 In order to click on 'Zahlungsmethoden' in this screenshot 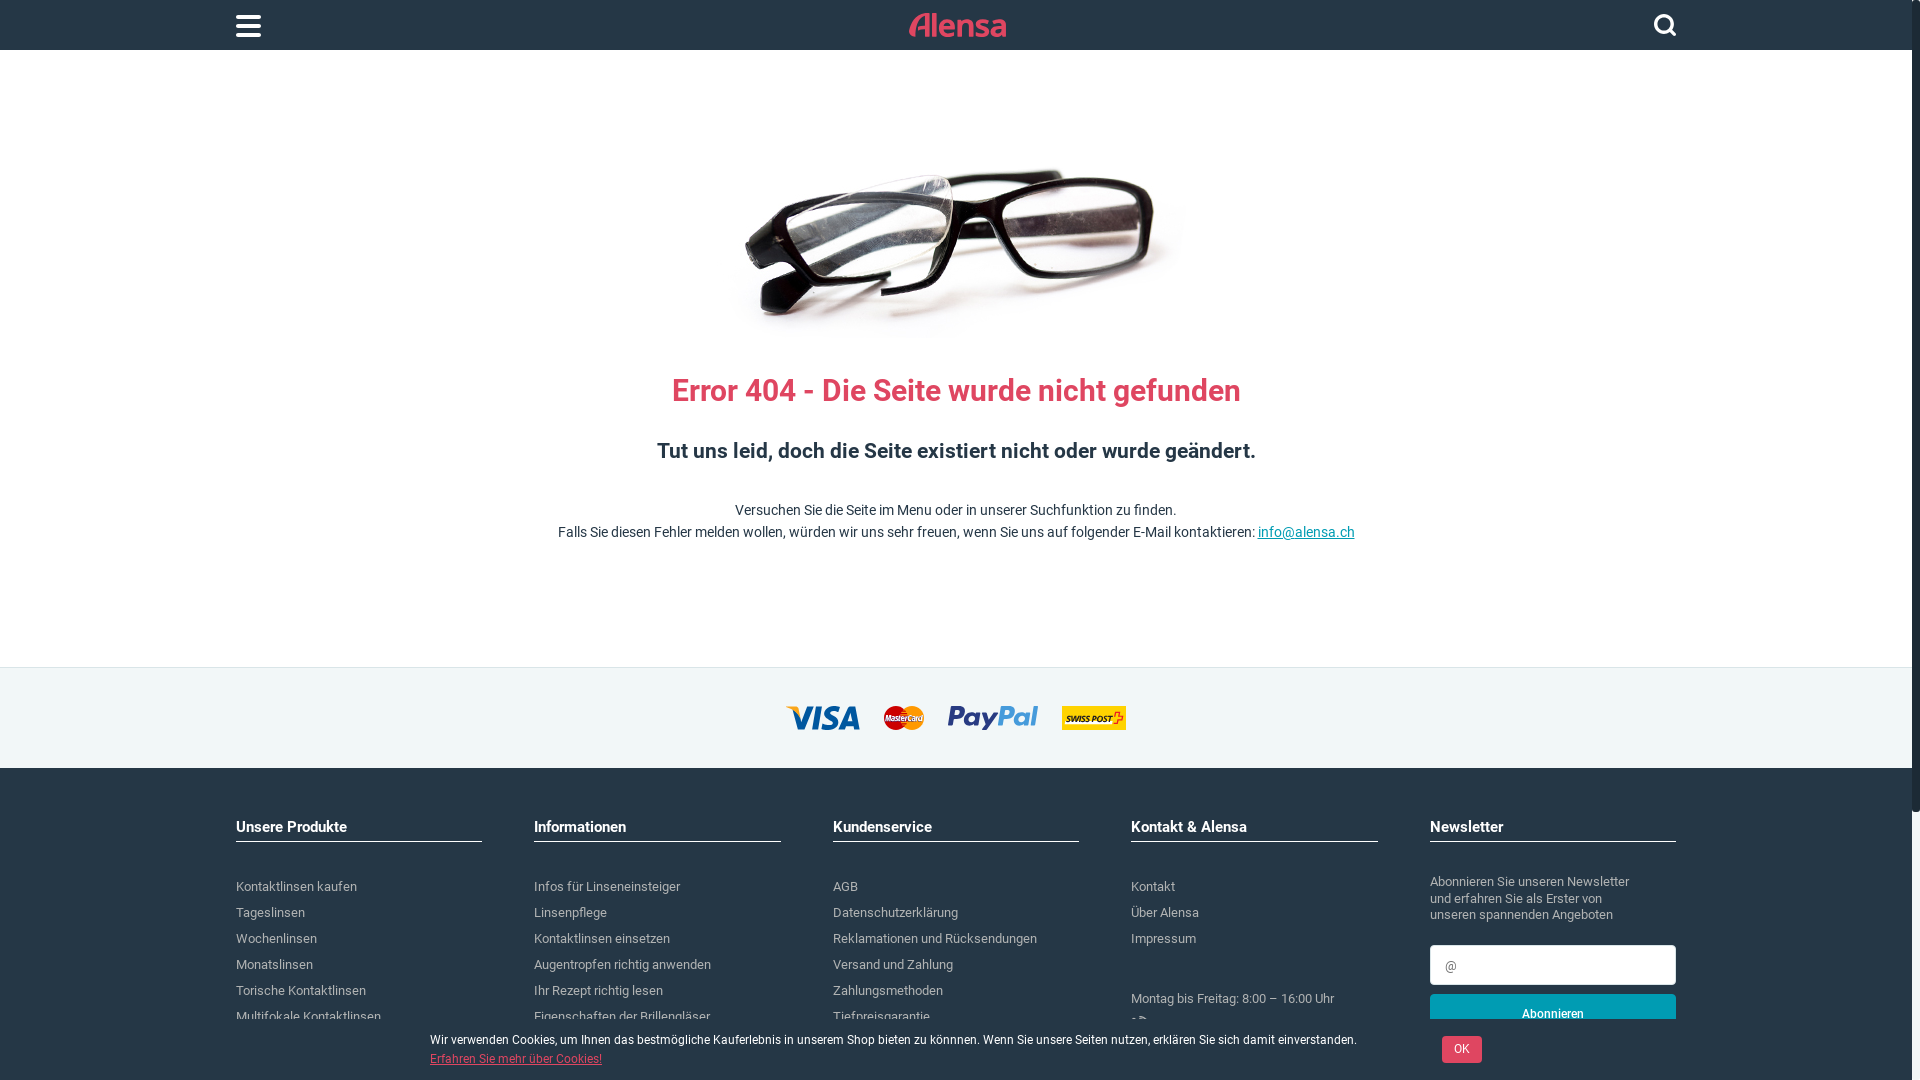, I will do `click(887, 990)`.